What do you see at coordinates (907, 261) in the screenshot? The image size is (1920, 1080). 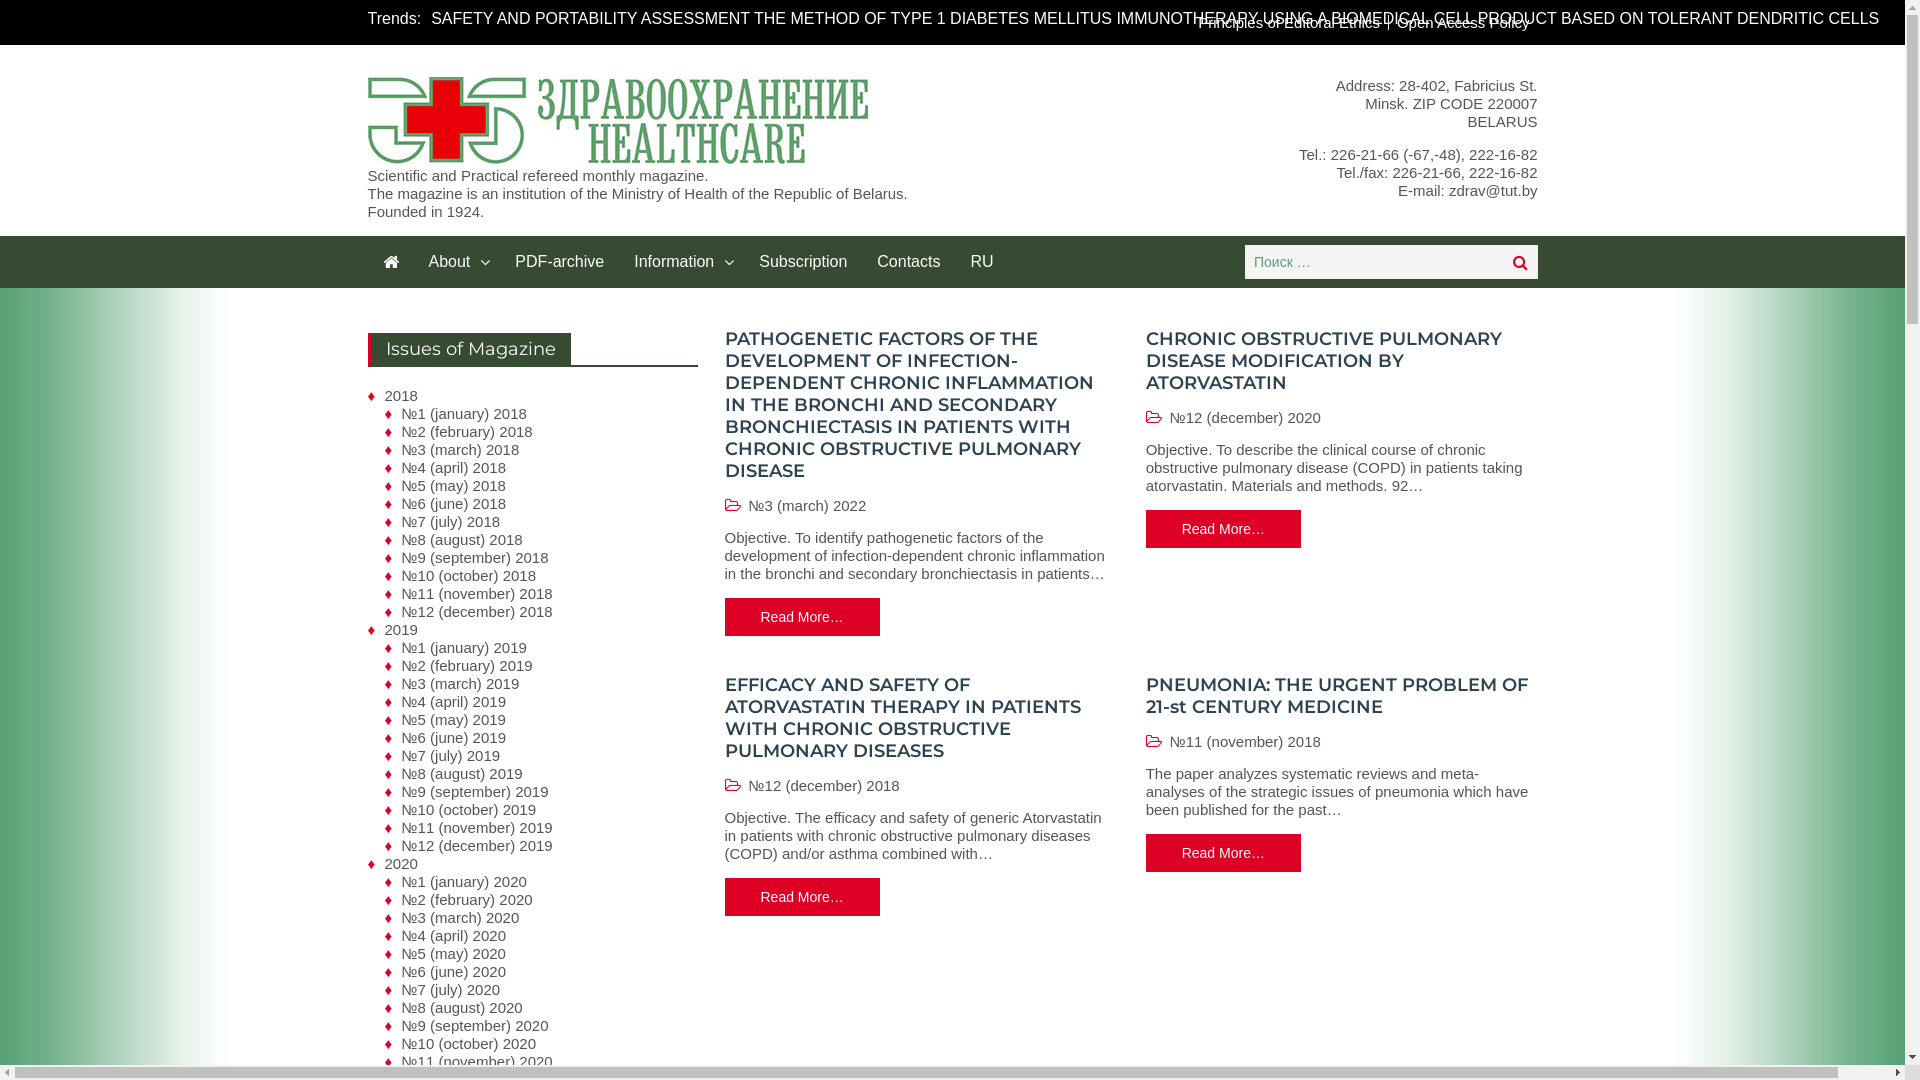 I see `'Contacts'` at bounding box center [907, 261].